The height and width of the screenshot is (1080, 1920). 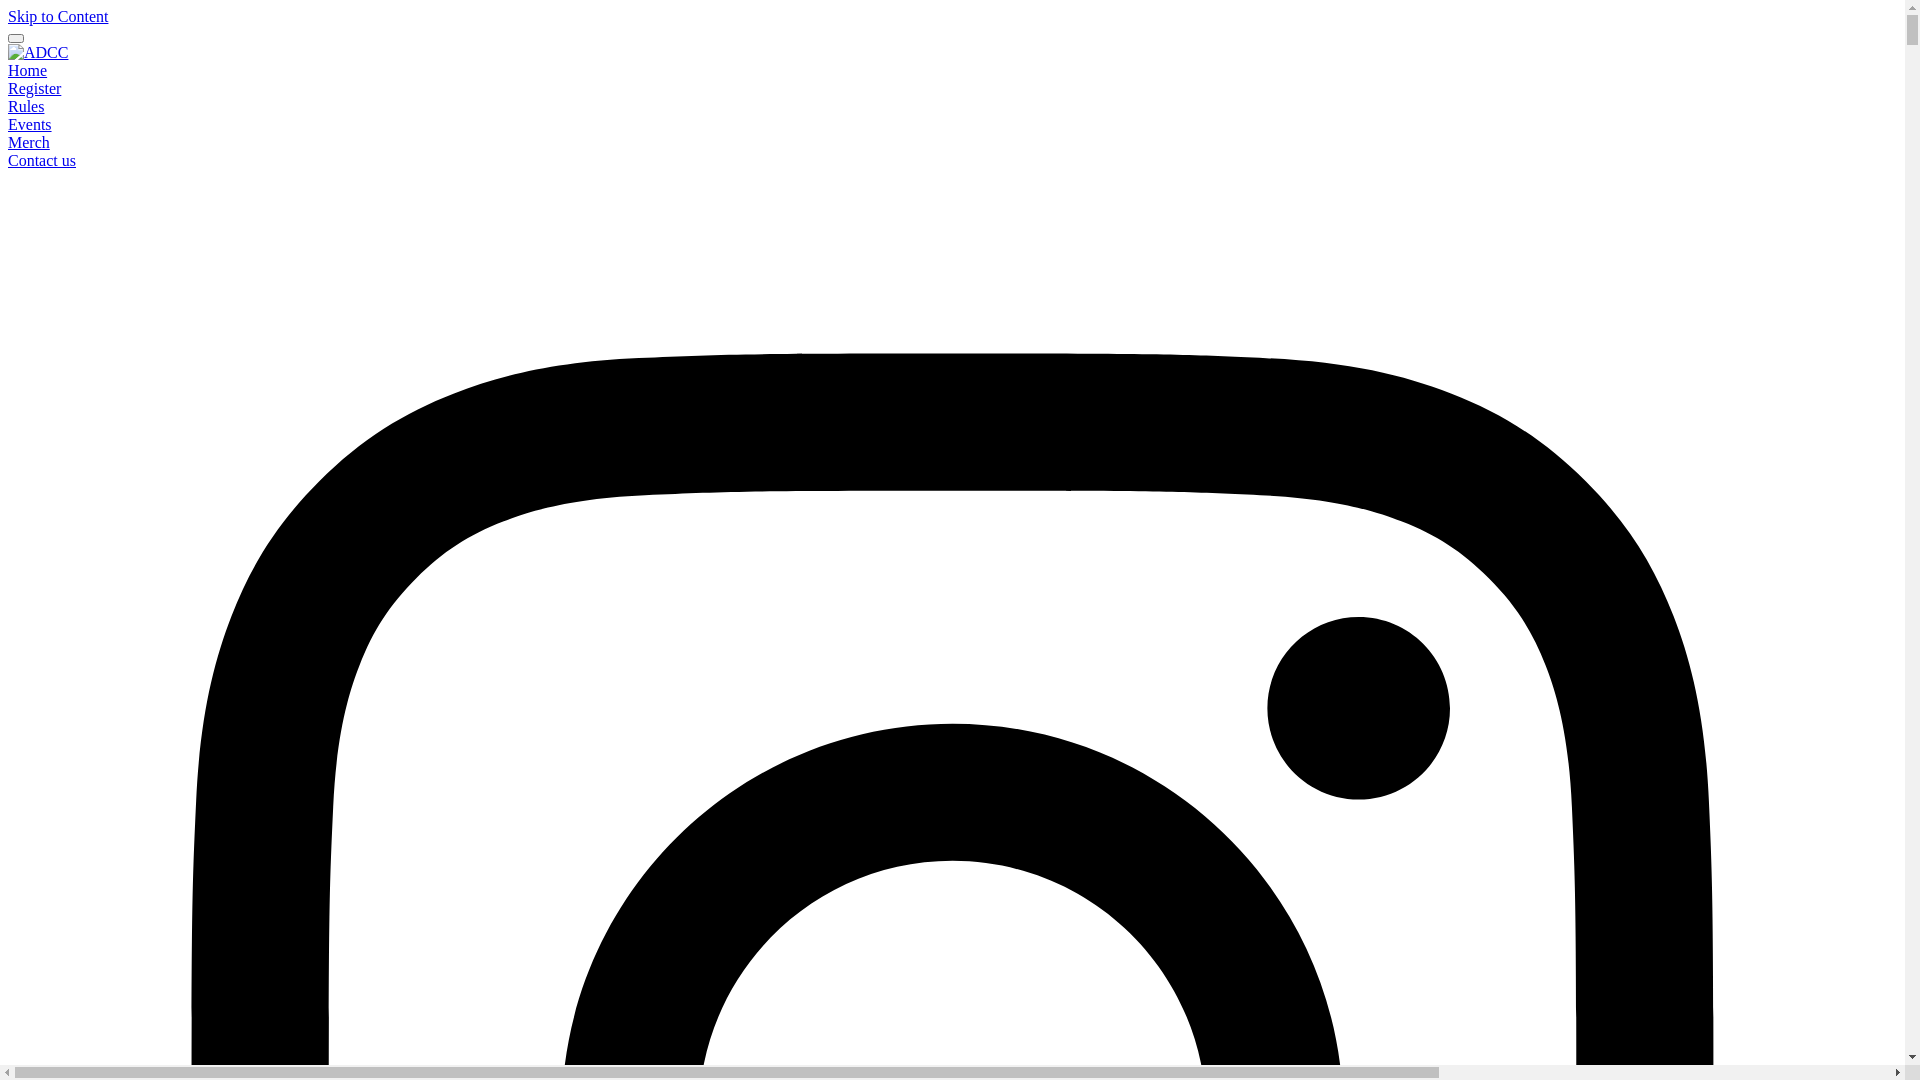 I want to click on 'Contact us', so click(x=42, y=159).